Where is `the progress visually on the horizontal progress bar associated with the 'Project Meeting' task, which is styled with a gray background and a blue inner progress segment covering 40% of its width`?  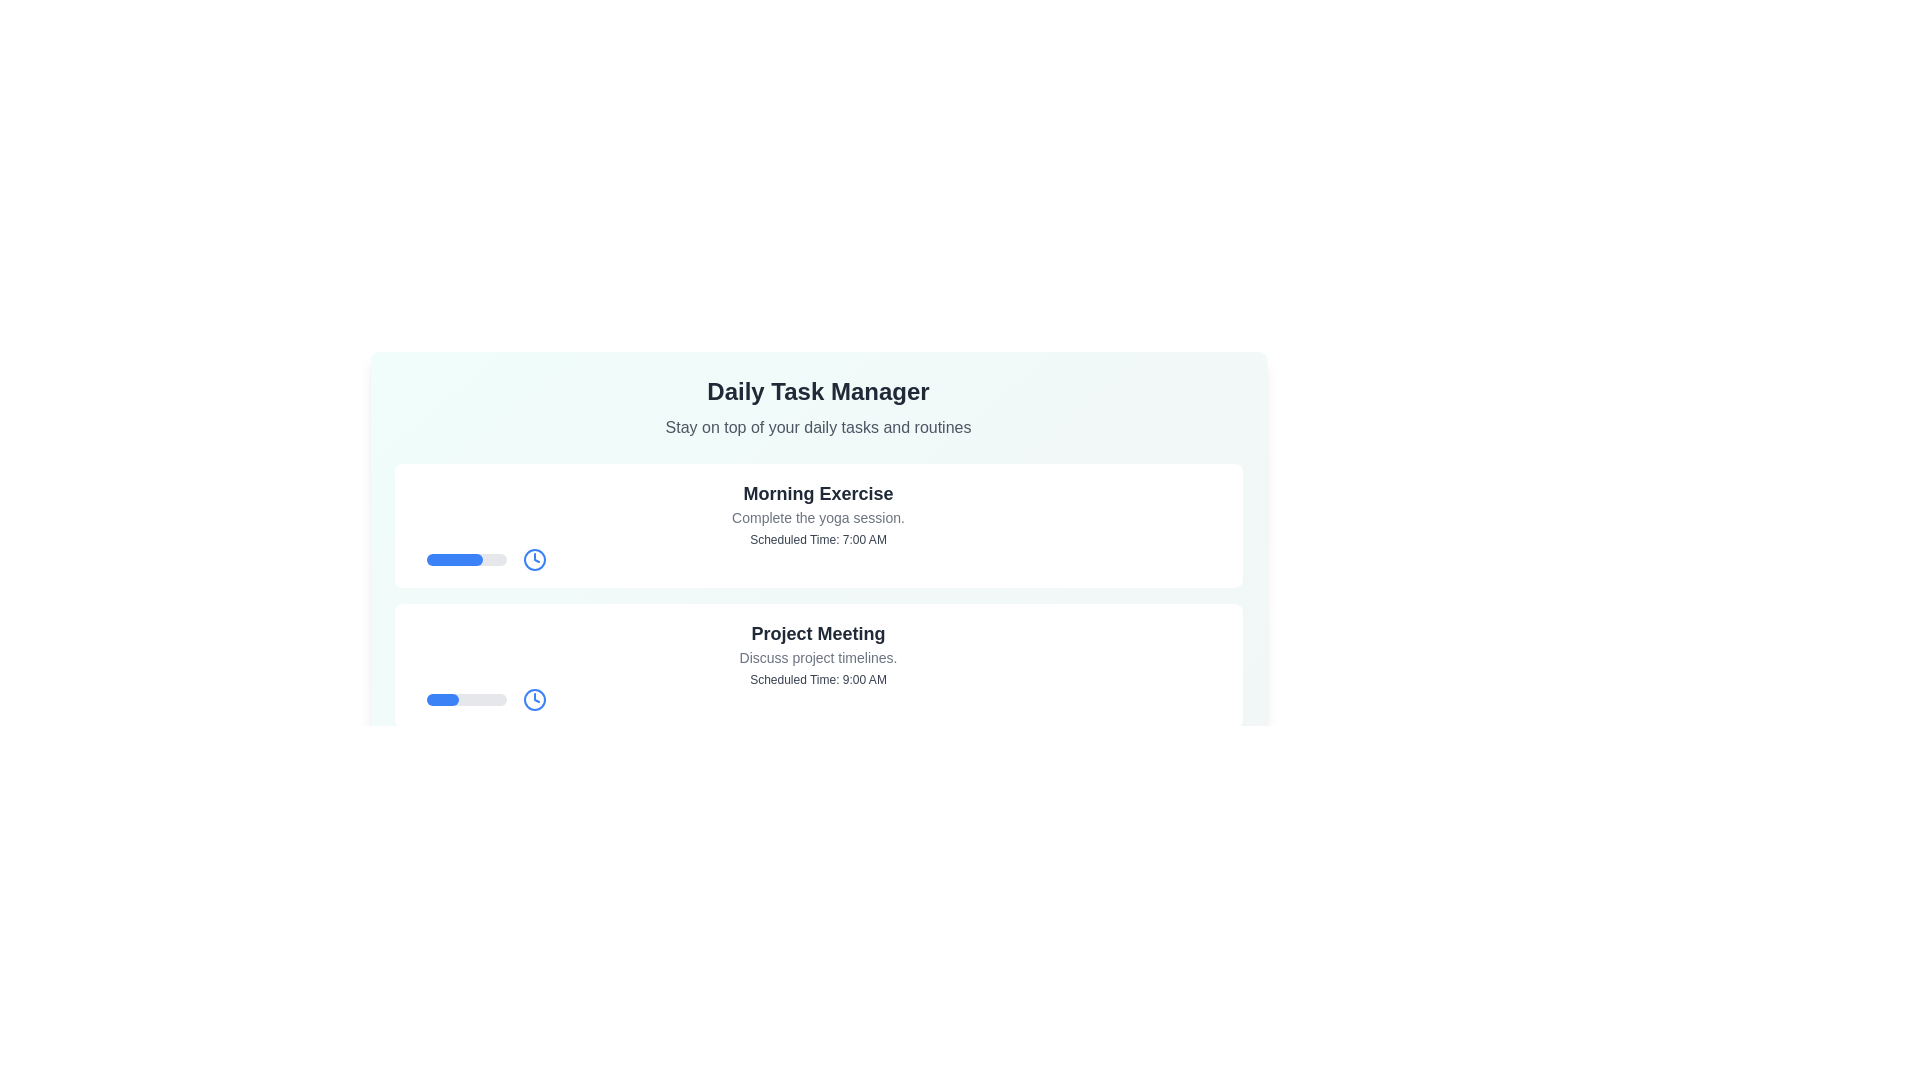 the progress visually on the horizontal progress bar associated with the 'Project Meeting' task, which is styled with a gray background and a blue inner progress segment covering 40% of its width is located at coordinates (465, 698).